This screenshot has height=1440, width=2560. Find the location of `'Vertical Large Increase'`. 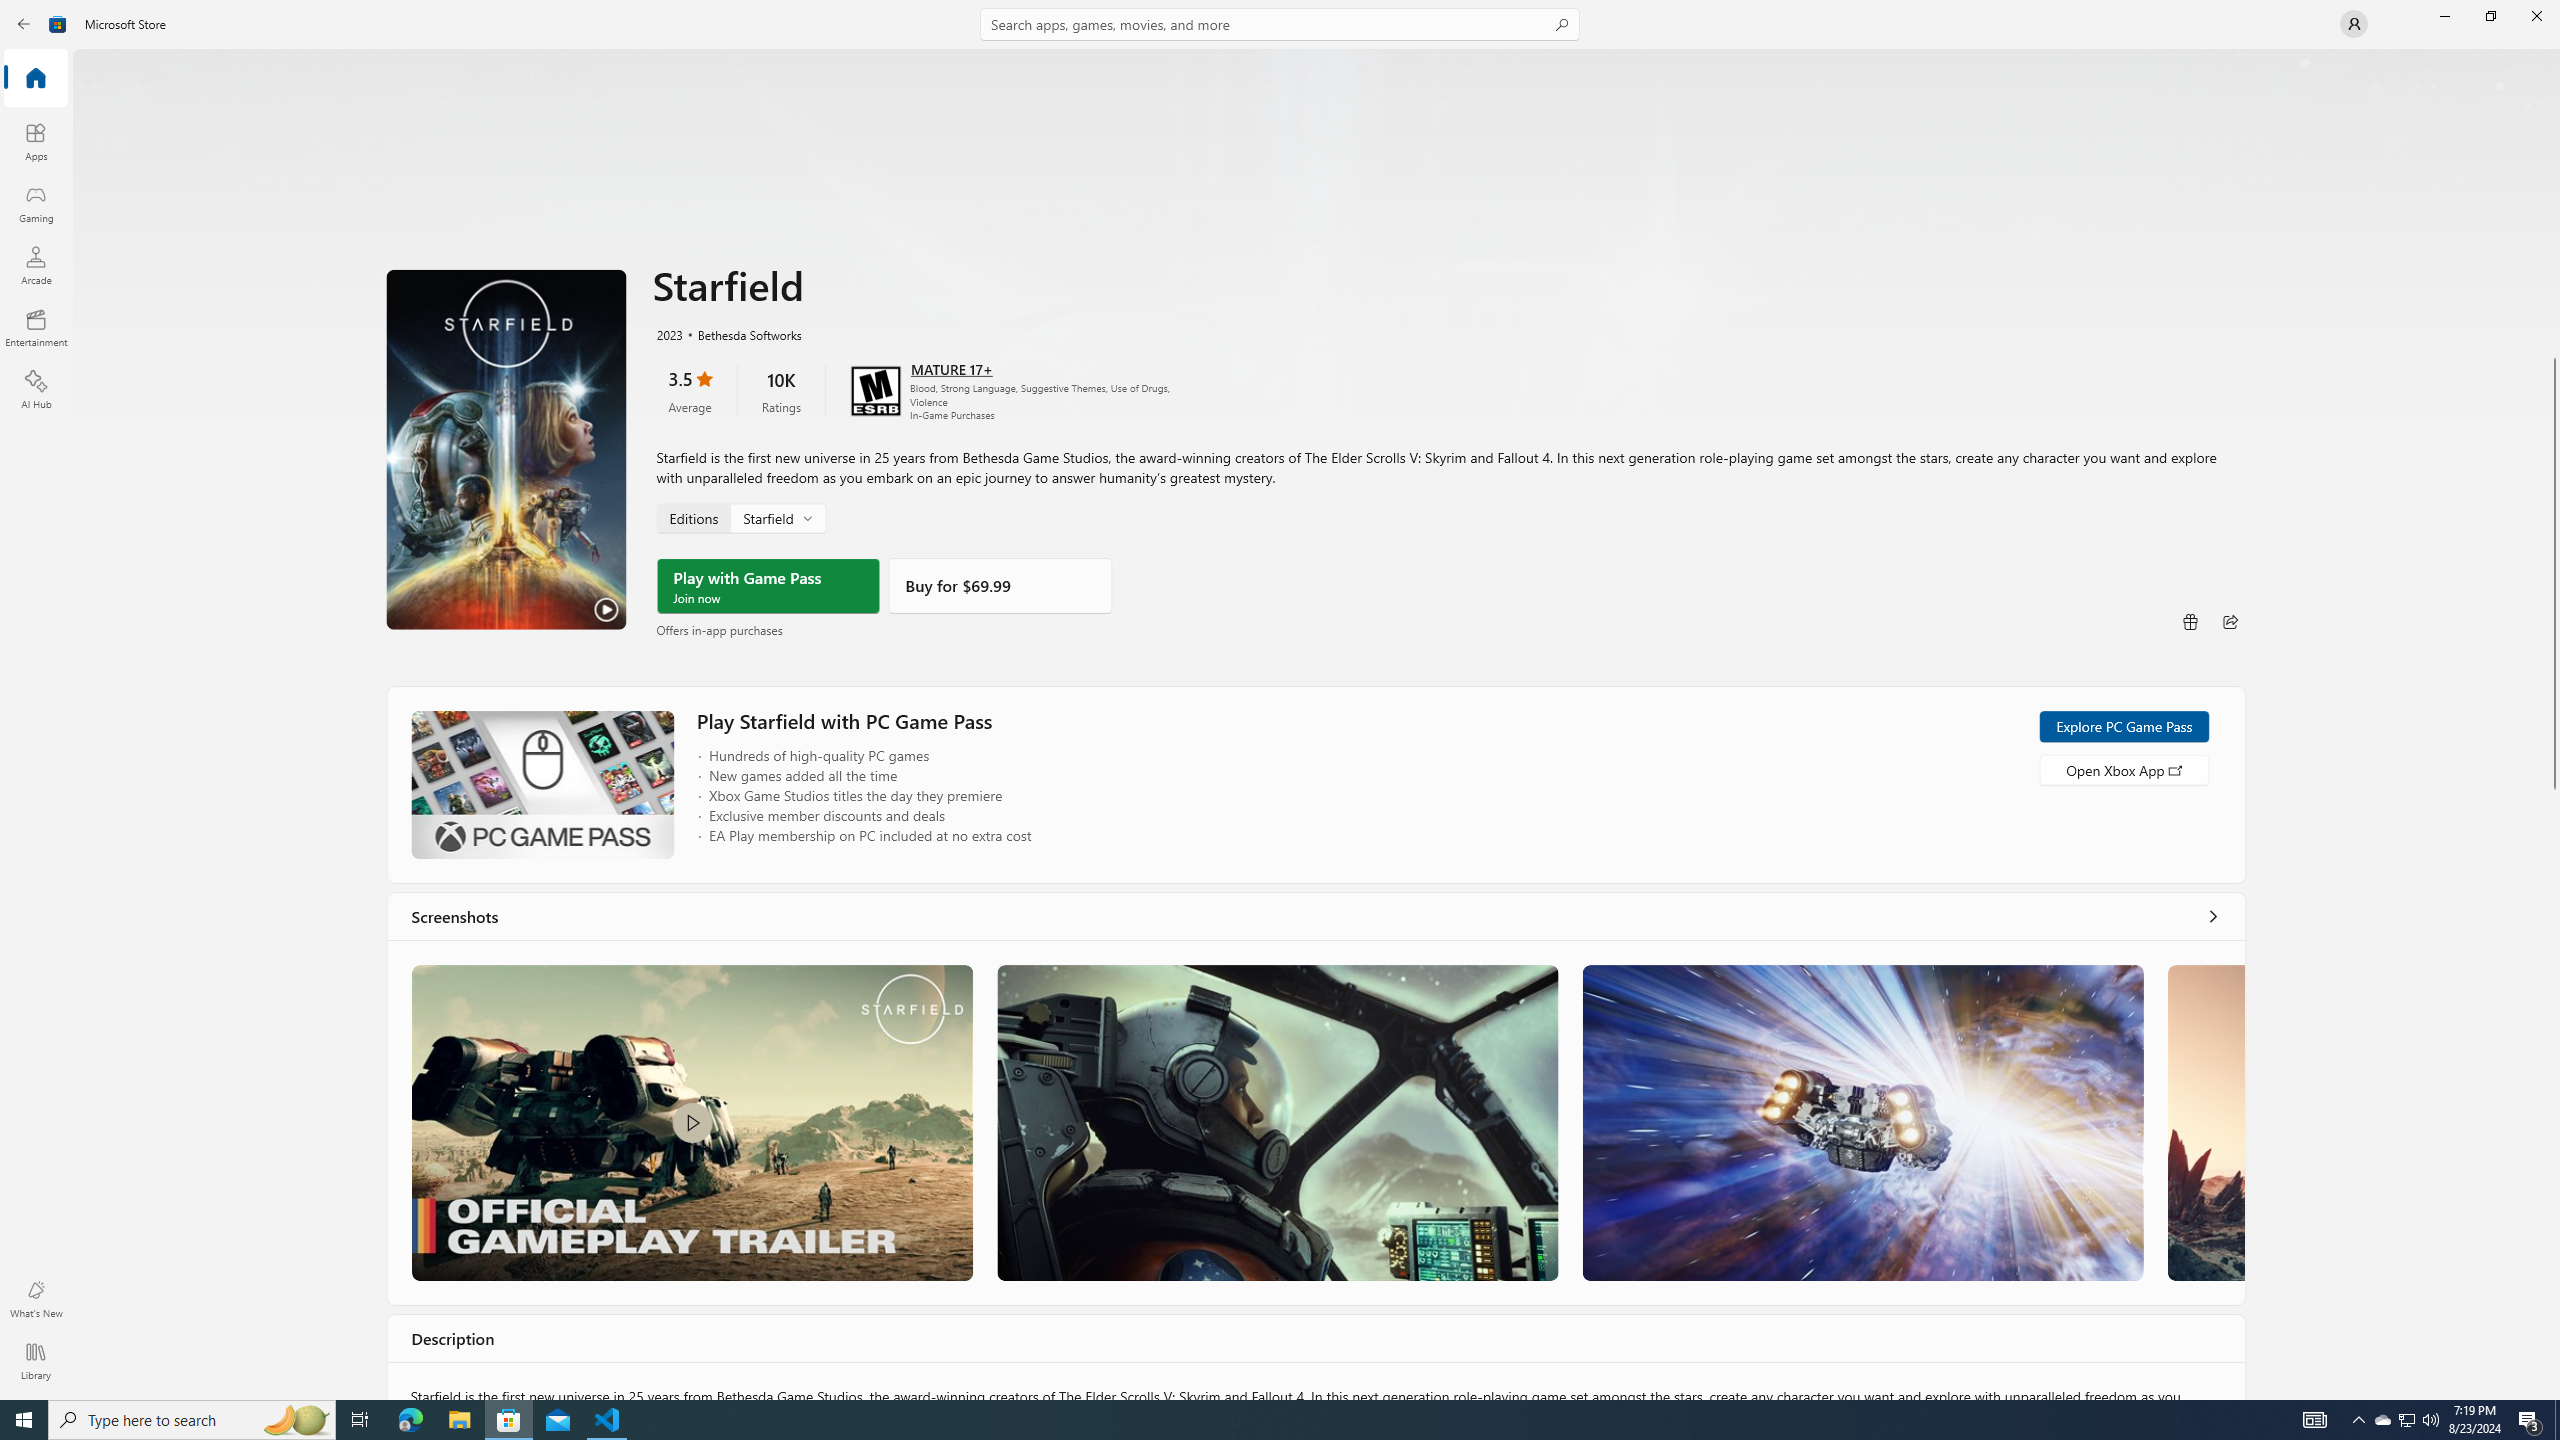

'Vertical Large Increase' is located at coordinates (2552, 1087).